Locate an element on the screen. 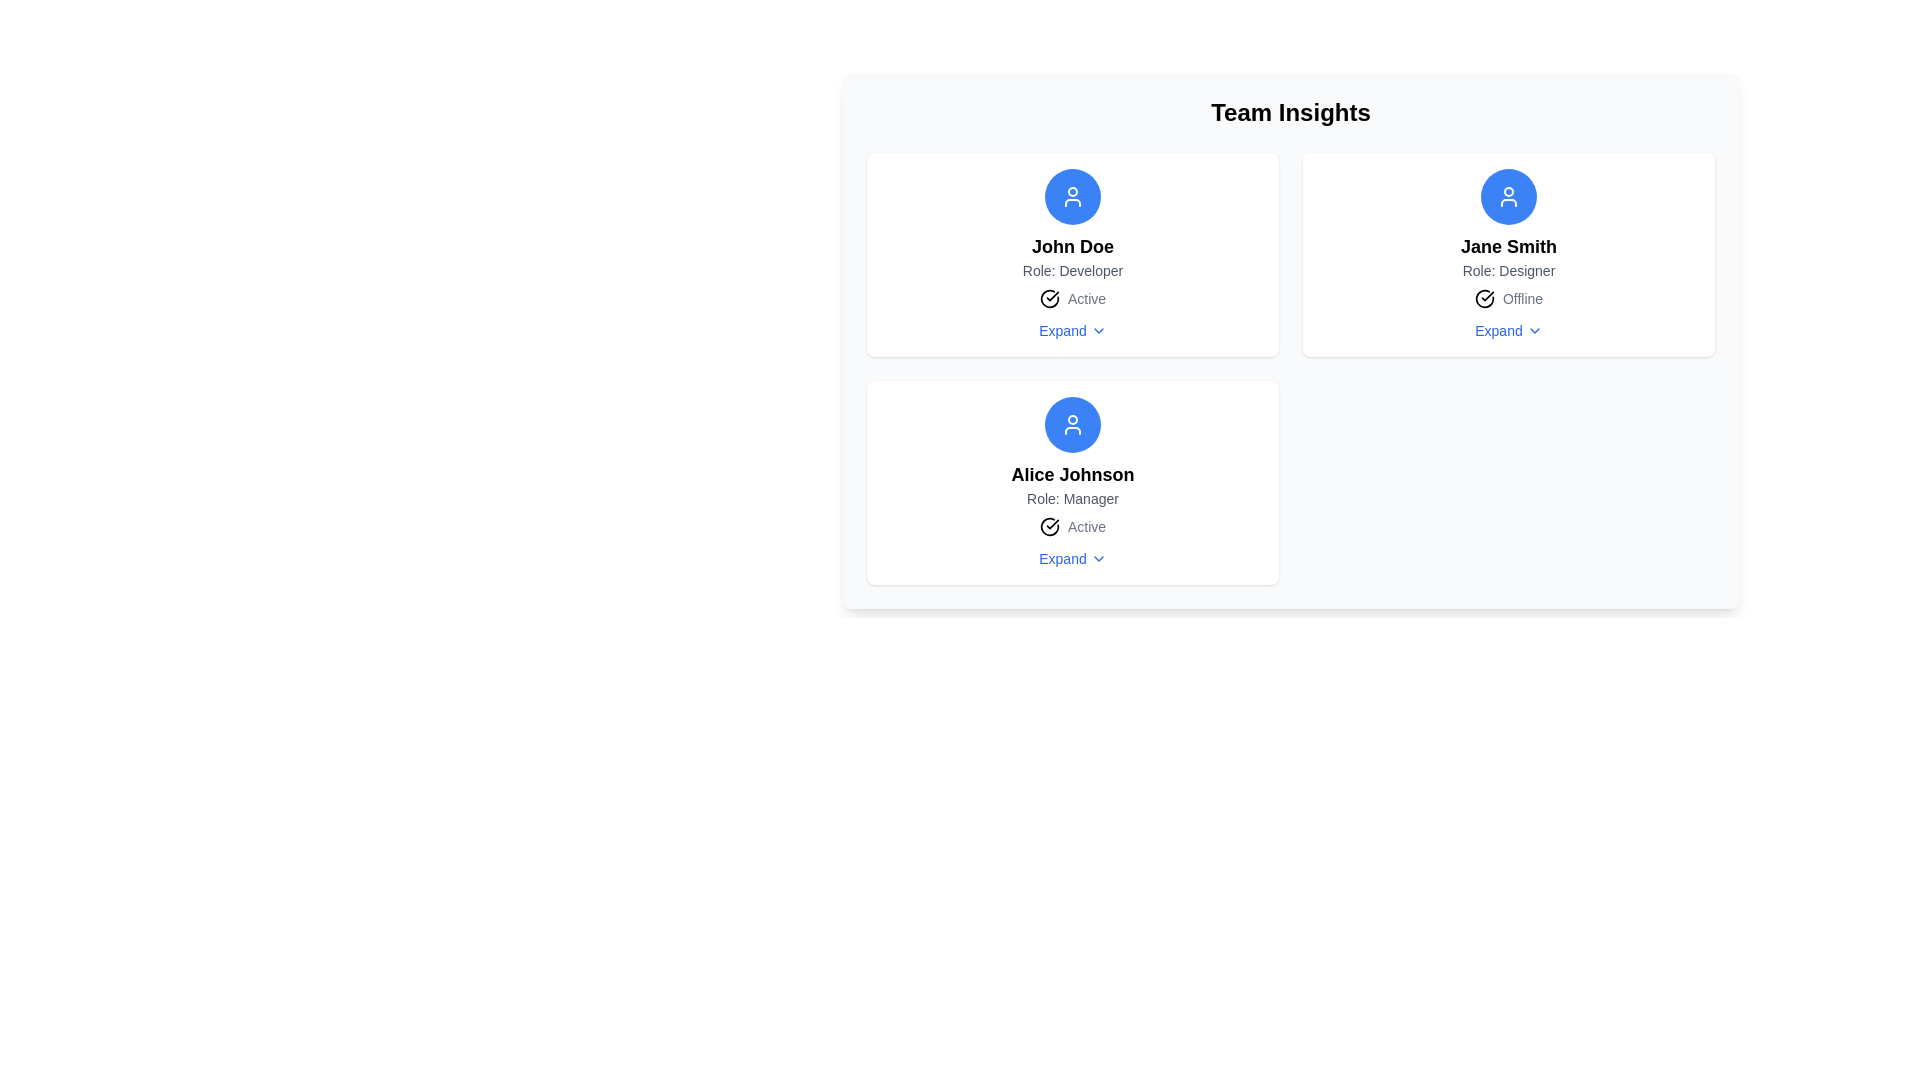 The height and width of the screenshot is (1080, 1920). the circular blue icon with a white outline of a person, located above 'Jane Smith's' card in the 'Team Insights' section is located at coordinates (1508, 196).